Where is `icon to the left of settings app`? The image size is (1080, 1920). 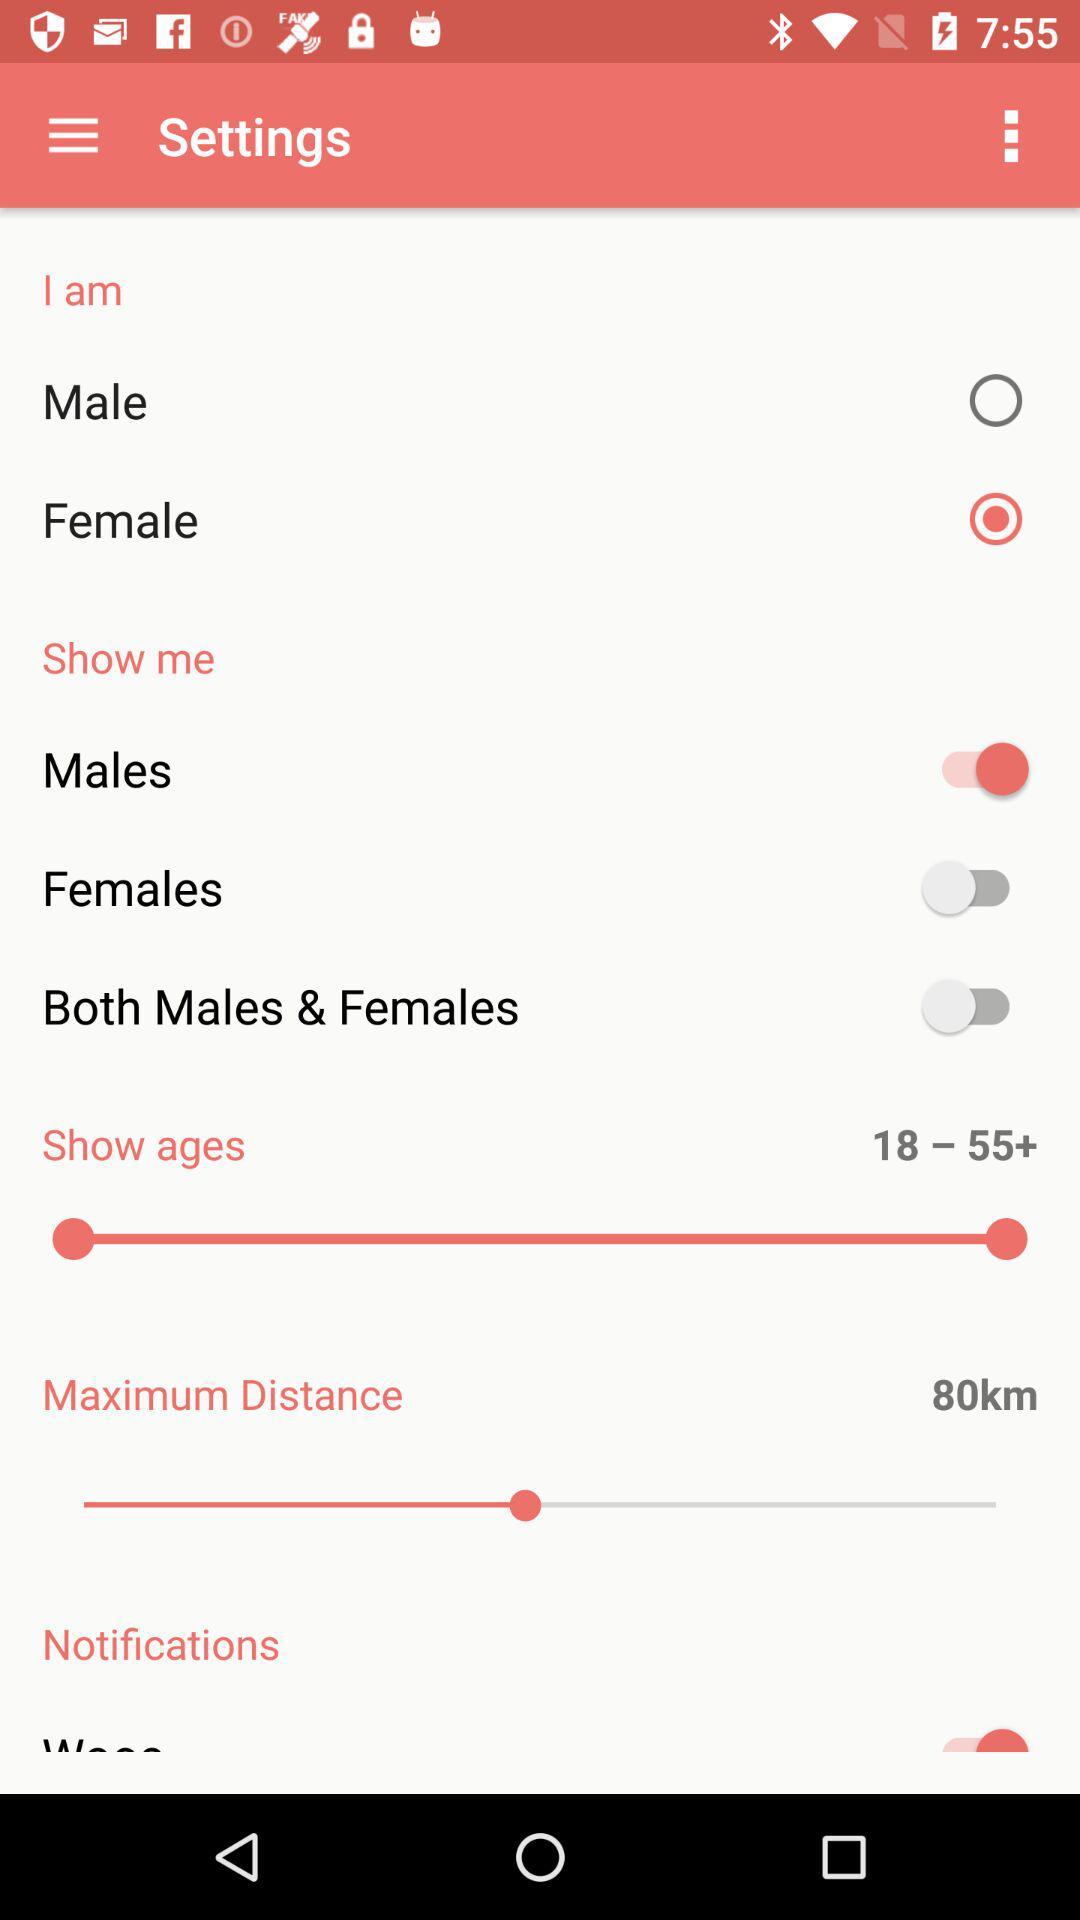
icon to the left of settings app is located at coordinates (72, 134).